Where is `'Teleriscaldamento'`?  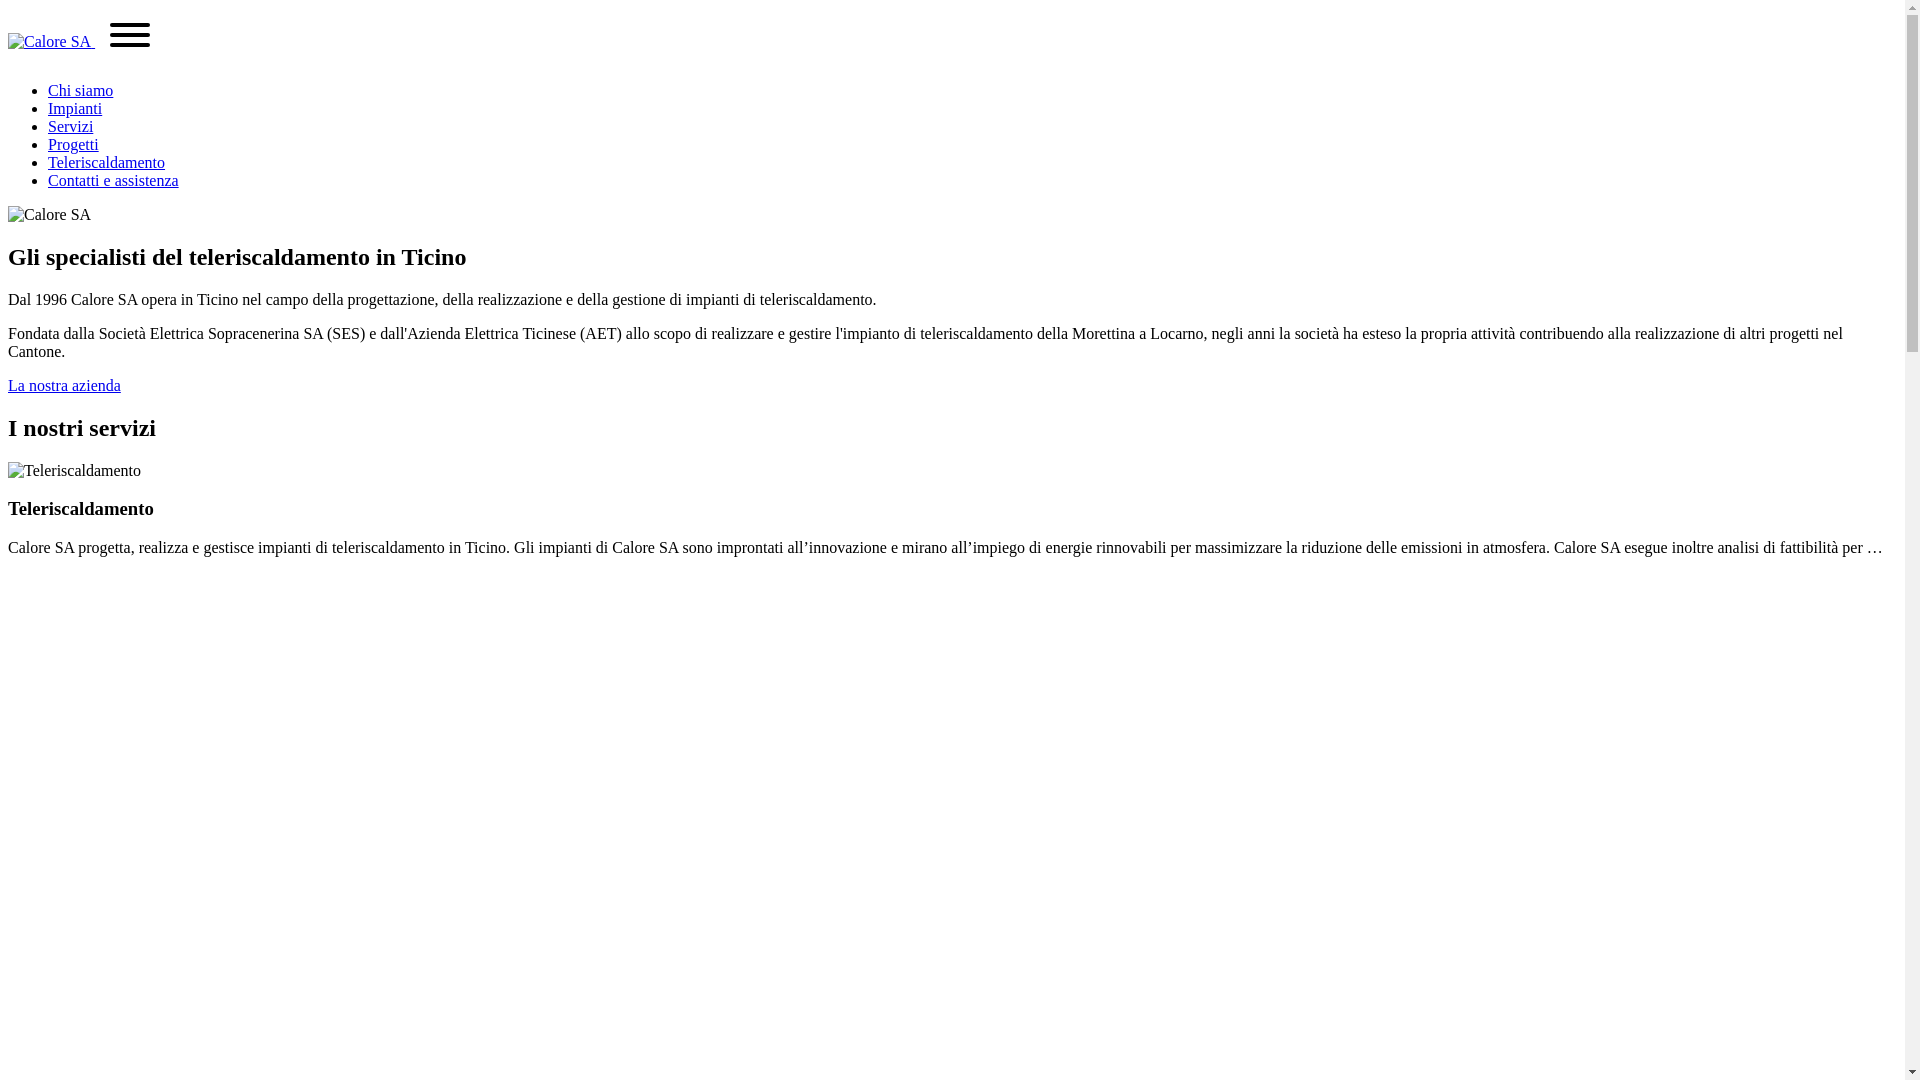
'Teleriscaldamento' is located at coordinates (105, 161).